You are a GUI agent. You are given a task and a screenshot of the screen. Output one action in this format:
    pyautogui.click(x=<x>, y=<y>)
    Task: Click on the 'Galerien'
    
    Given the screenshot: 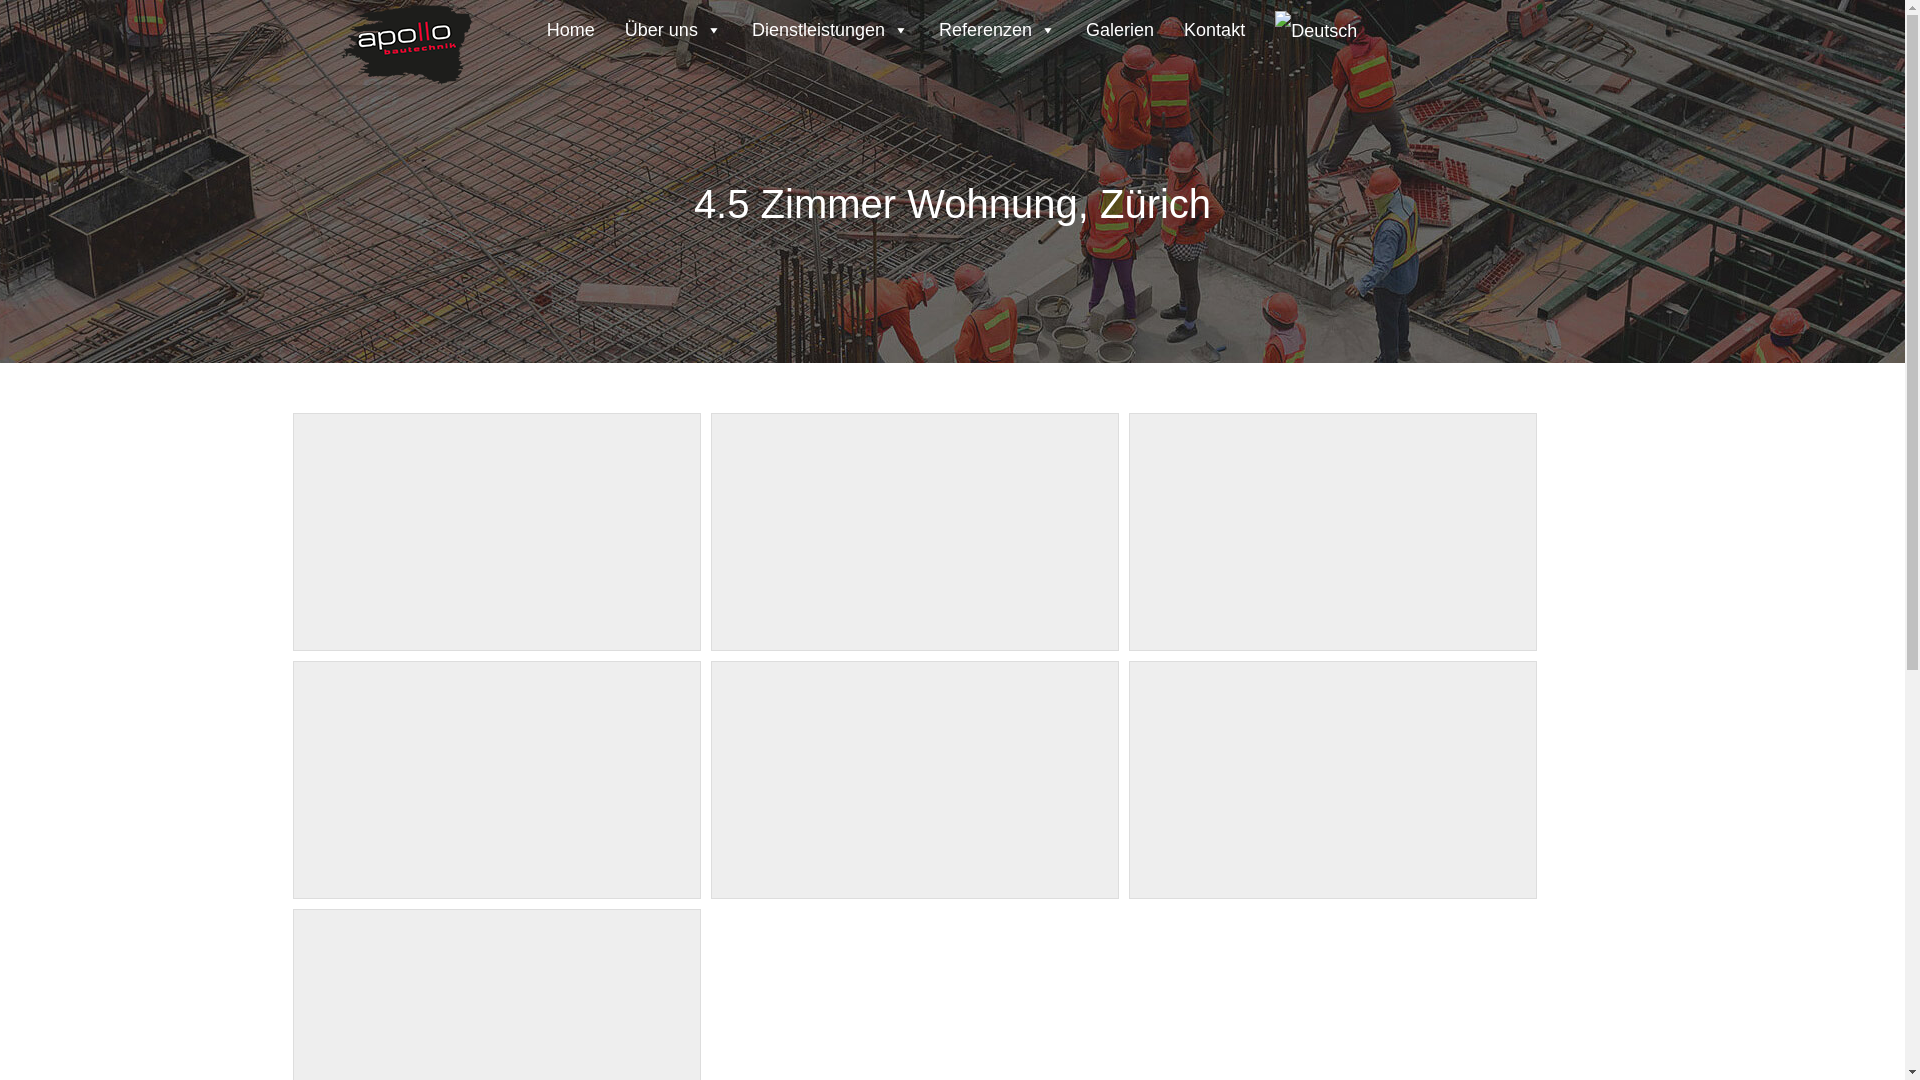 What is the action you would take?
    pyautogui.click(x=1118, y=26)
    